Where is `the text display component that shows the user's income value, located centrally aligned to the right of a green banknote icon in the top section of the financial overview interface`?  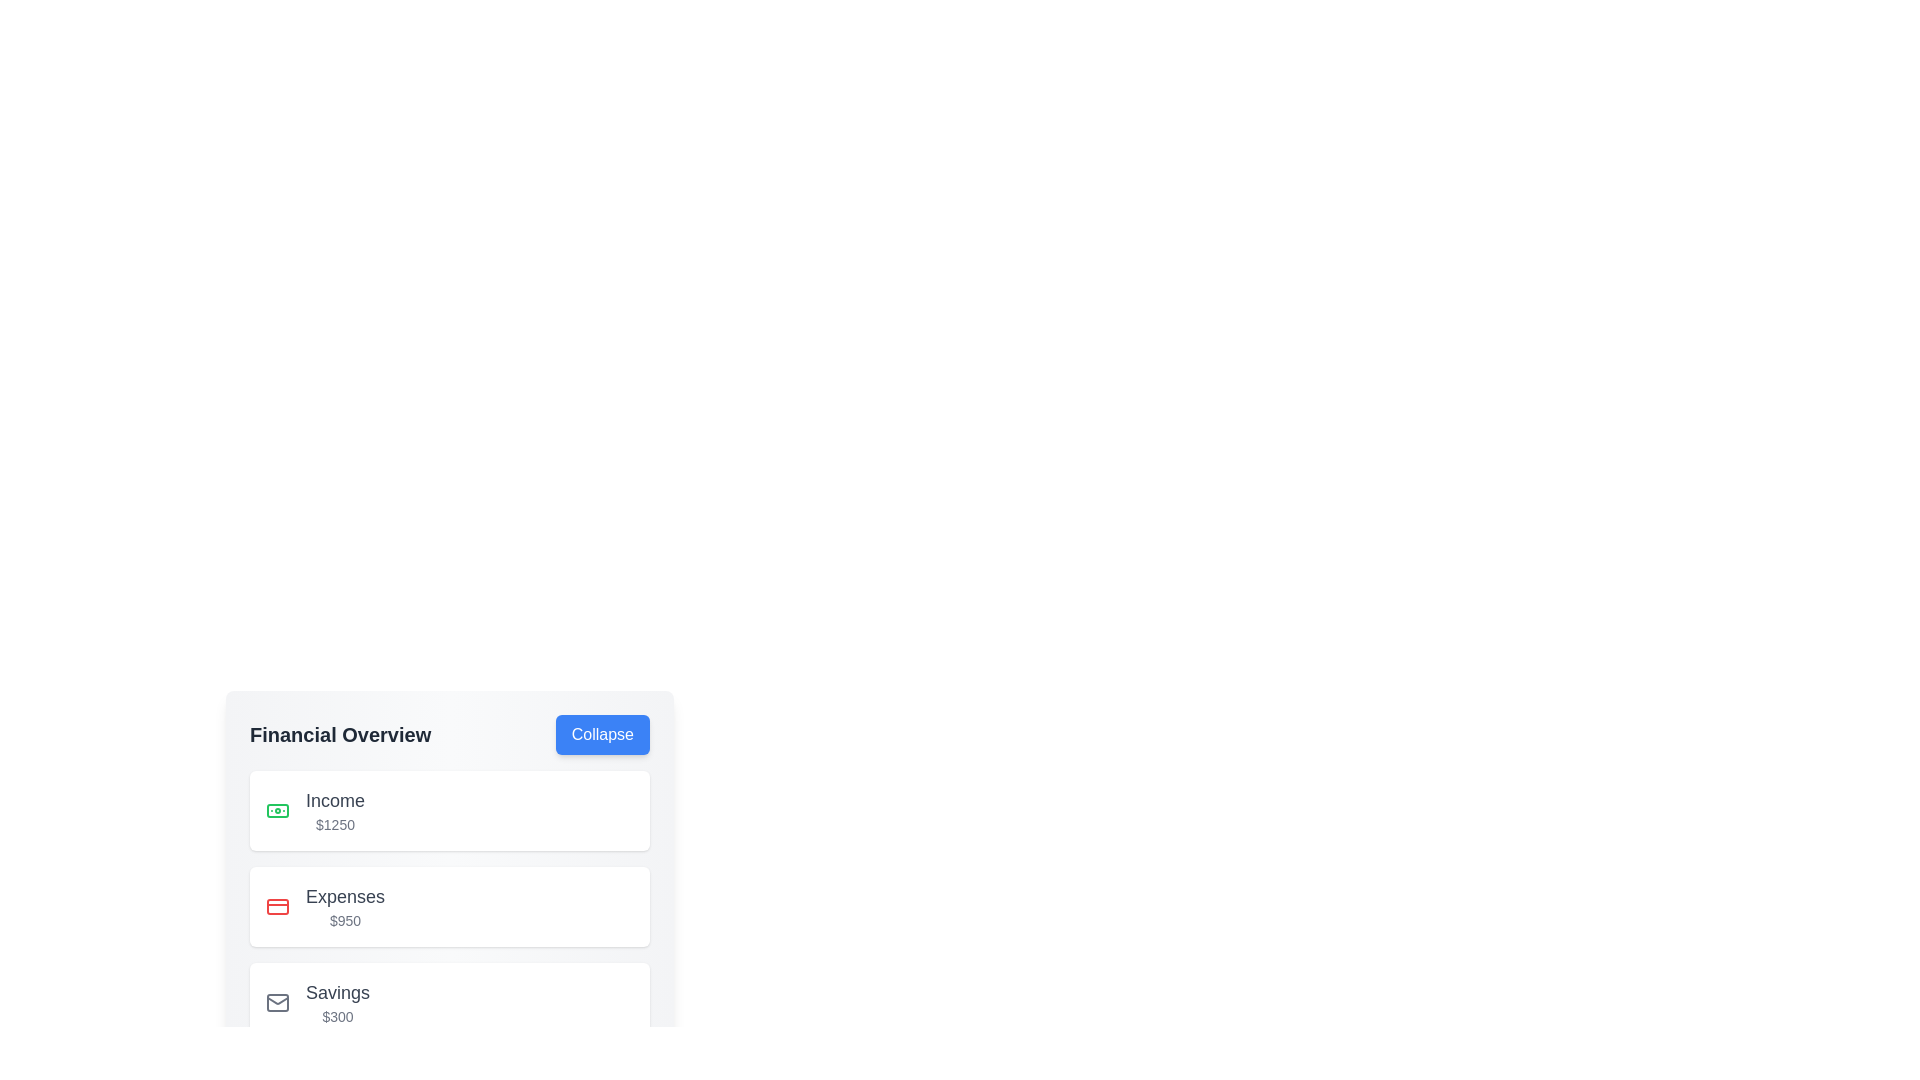 the text display component that shows the user's income value, located centrally aligned to the right of a green banknote icon in the top section of the financial overview interface is located at coordinates (335, 810).